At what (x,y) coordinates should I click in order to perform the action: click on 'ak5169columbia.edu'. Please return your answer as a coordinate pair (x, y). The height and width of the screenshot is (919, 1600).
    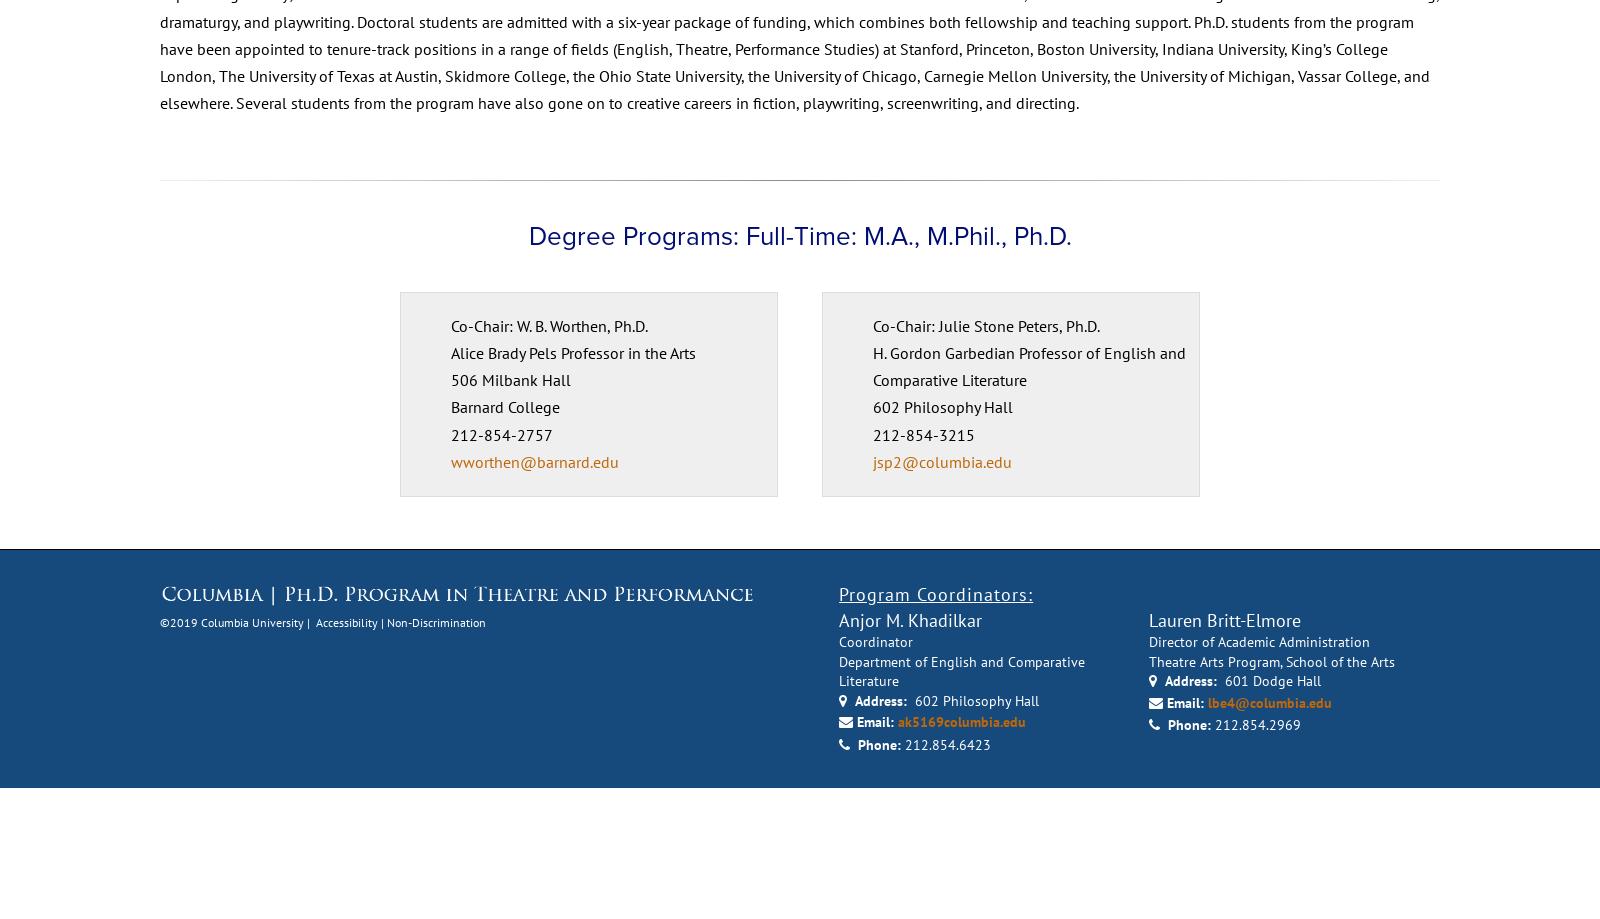
    Looking at the image, I should click on (892, 851).